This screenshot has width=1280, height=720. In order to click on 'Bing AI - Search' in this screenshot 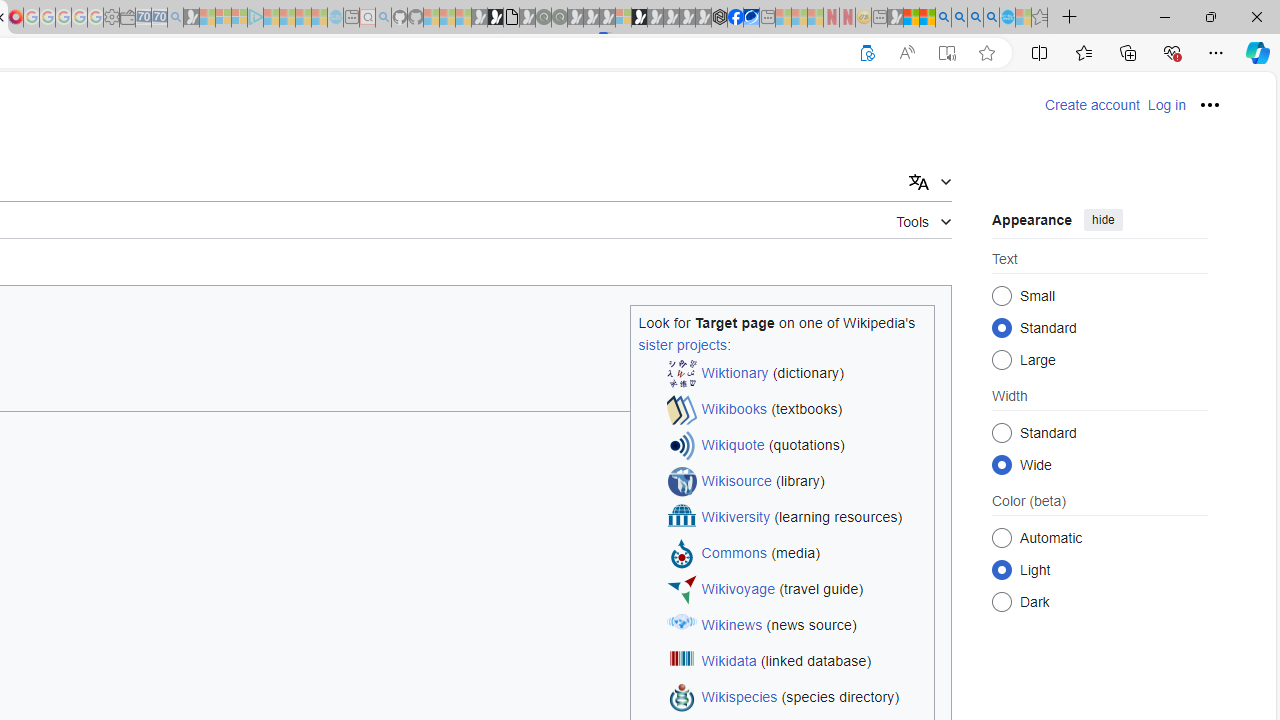, I will do `click(942, 17)`.